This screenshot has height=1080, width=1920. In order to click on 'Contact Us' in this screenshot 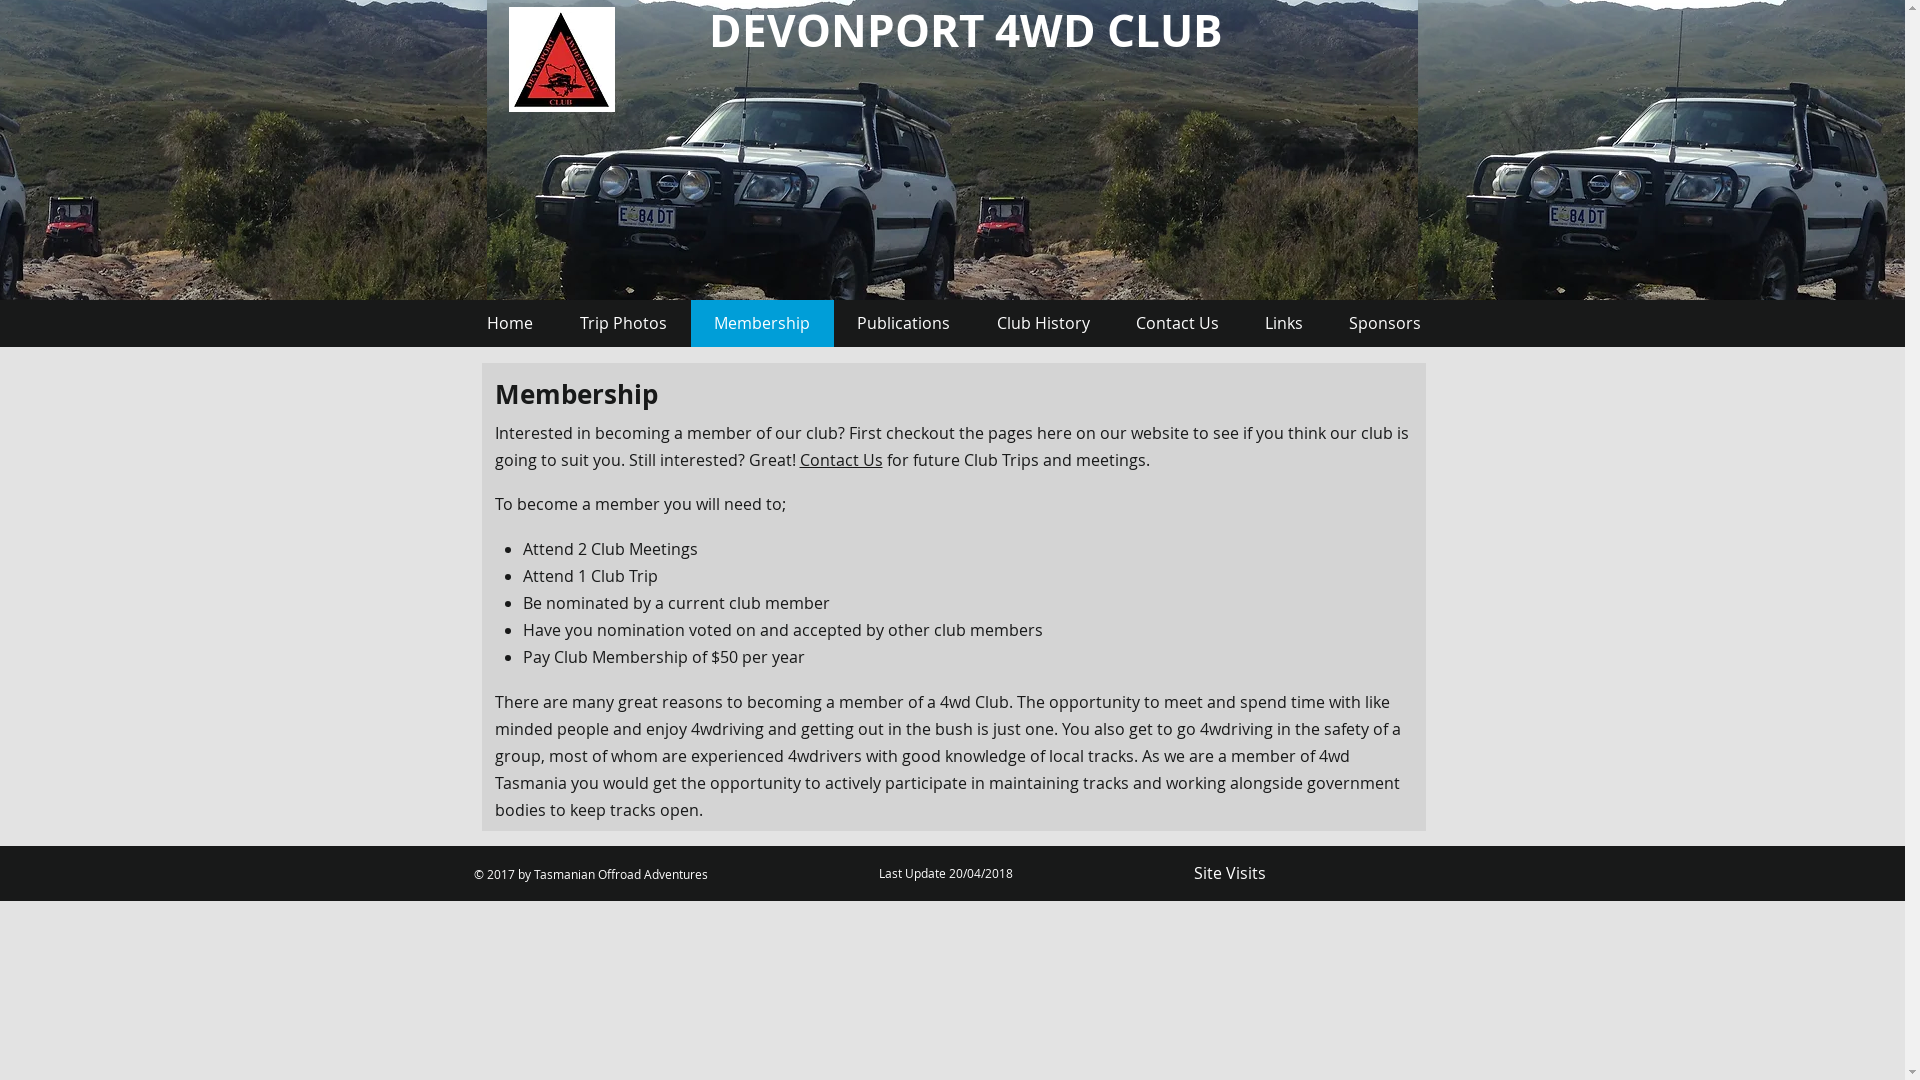, I will do `click(841, 459)`.